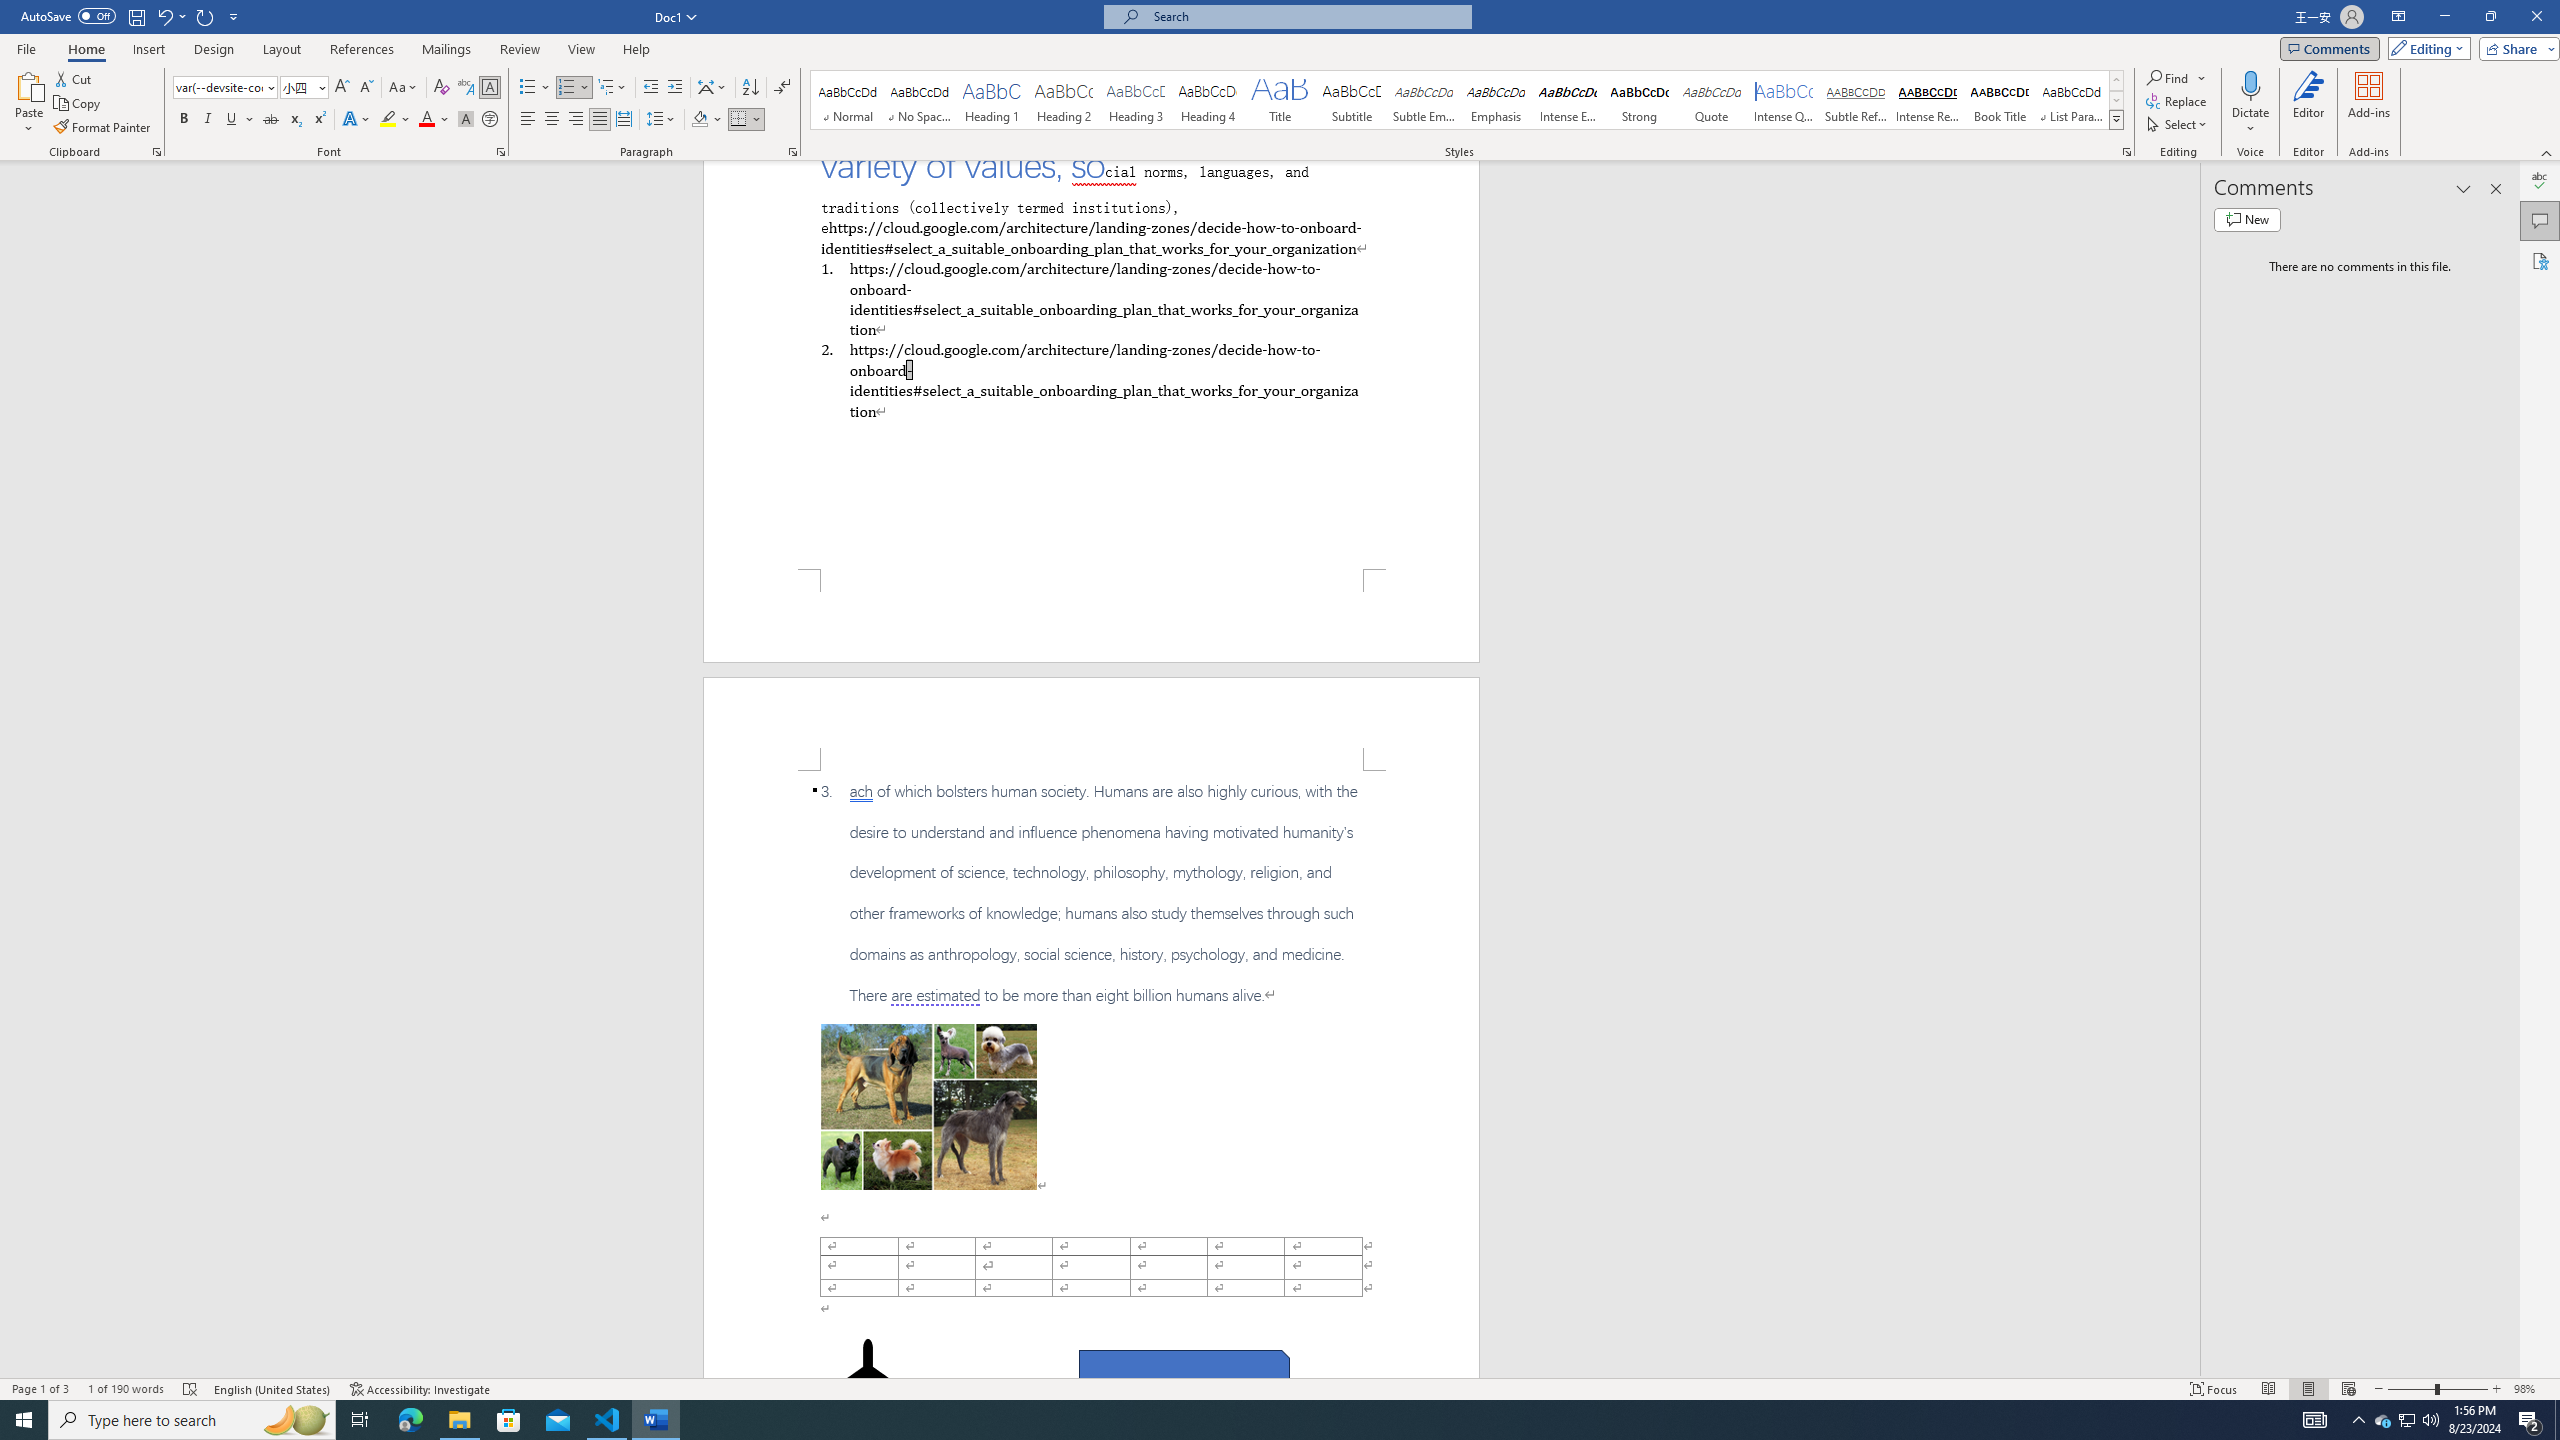 Image resolution: width=2560 pixels, height=1440 pixels. I want to click on 'Design', so click(215, 49).